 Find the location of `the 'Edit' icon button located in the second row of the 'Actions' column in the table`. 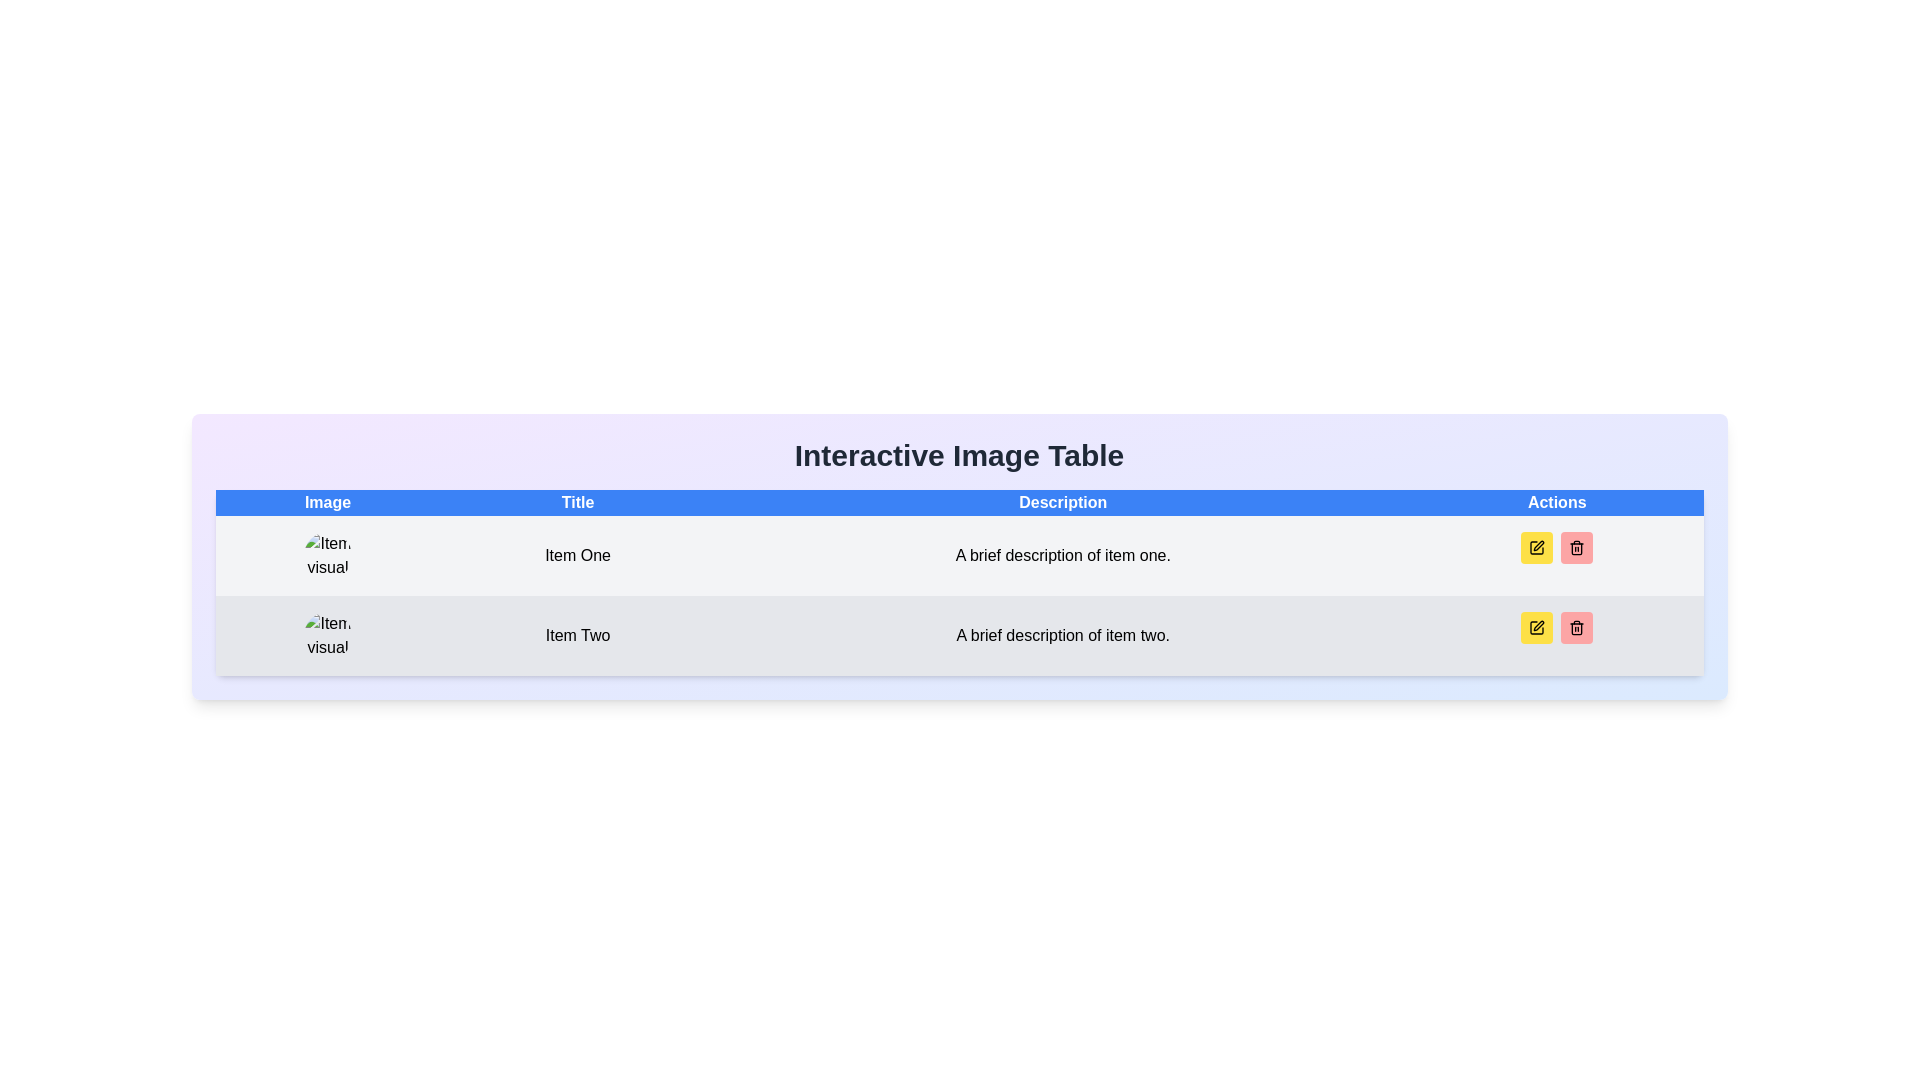

the 'Edit' icon button located in the second row of the 'Actions' column in the table is located at coordinates (1536, 627).